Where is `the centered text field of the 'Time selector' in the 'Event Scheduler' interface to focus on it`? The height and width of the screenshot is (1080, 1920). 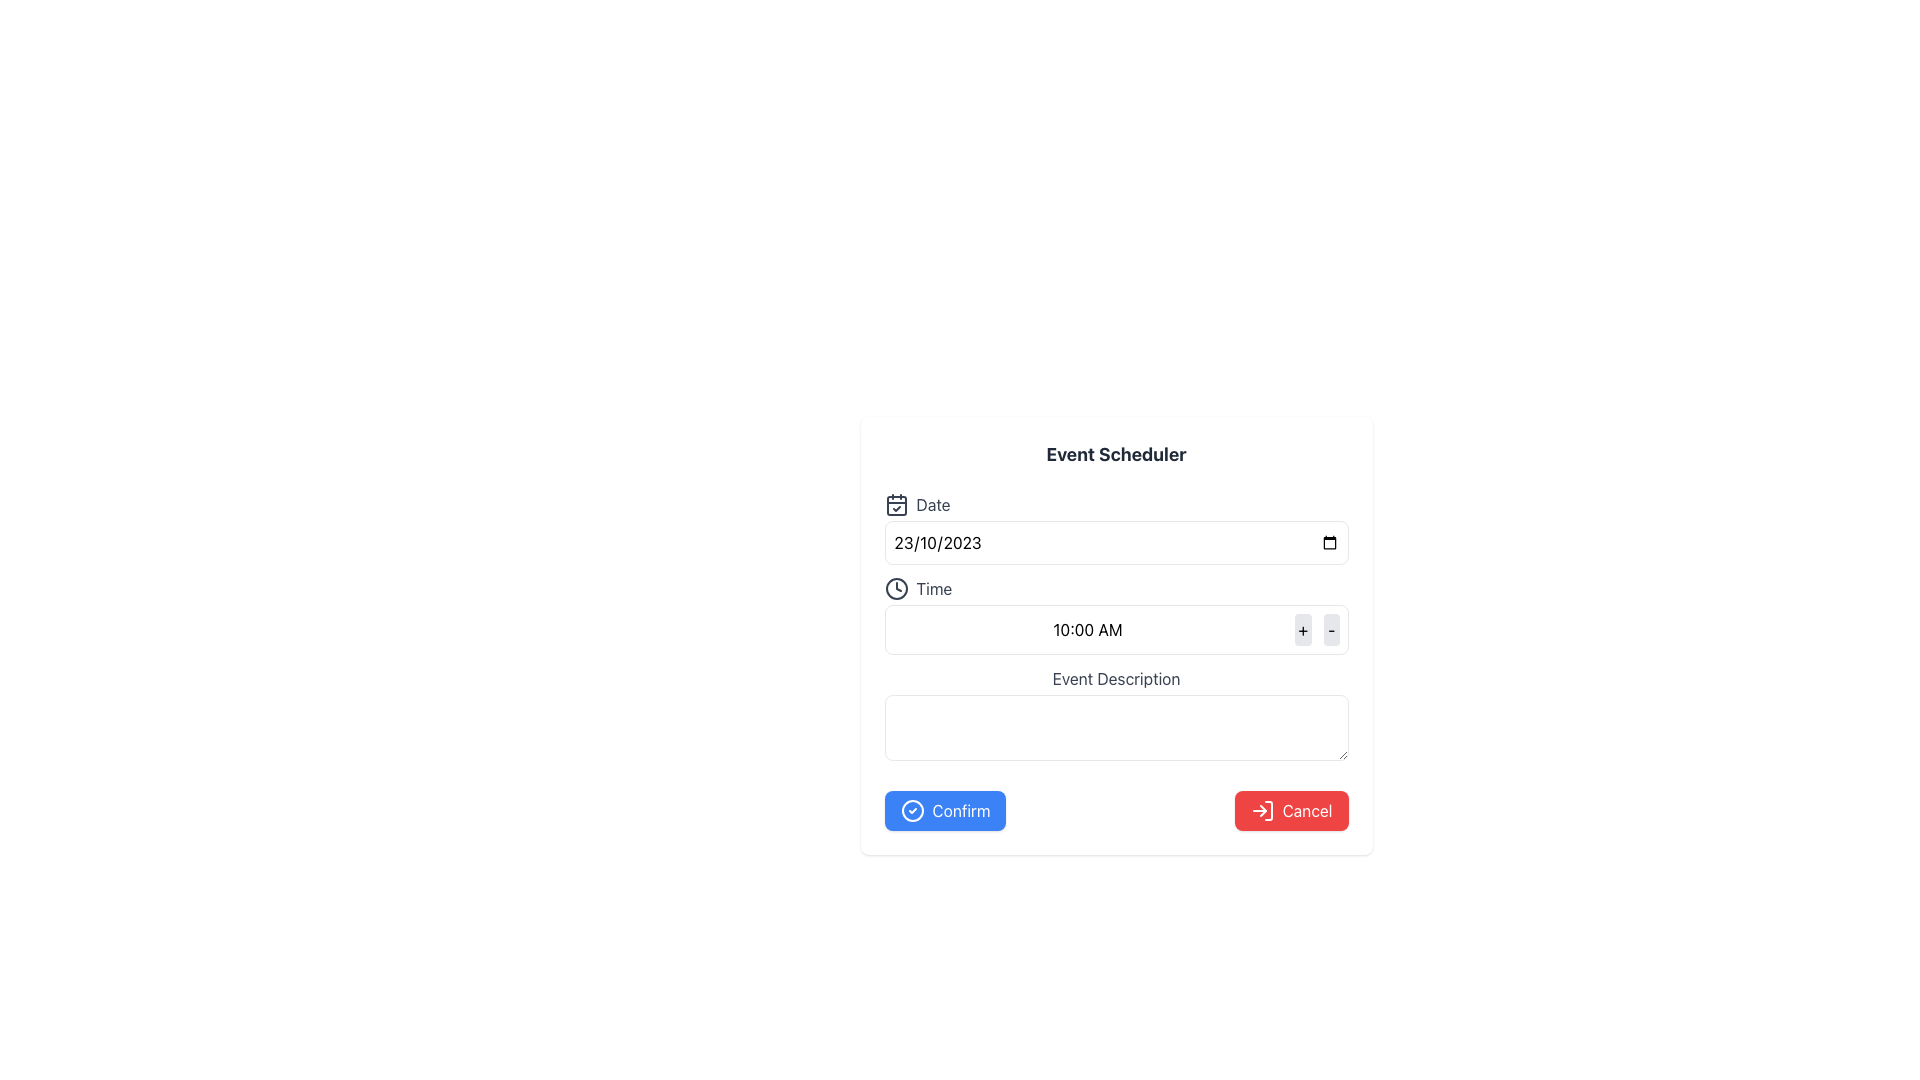 the centered text field of the 'Time selector' in the 'Event Scheduler' interface to focus on it is located at coordinates (1115, 615).